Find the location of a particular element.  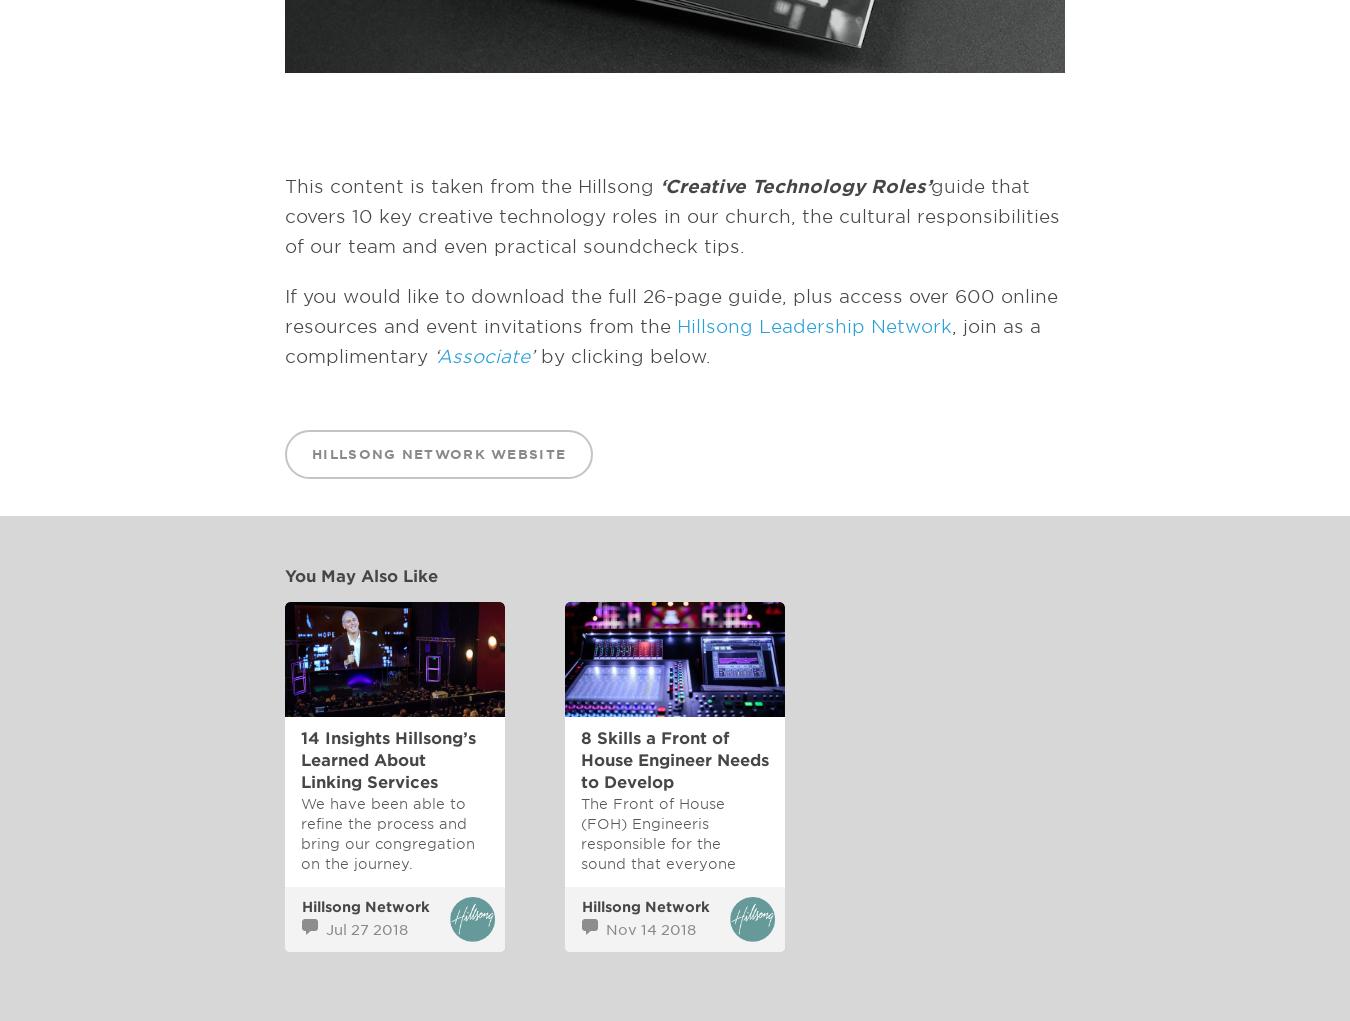

', join as a complimentary' is located at coordinates (283, 340).